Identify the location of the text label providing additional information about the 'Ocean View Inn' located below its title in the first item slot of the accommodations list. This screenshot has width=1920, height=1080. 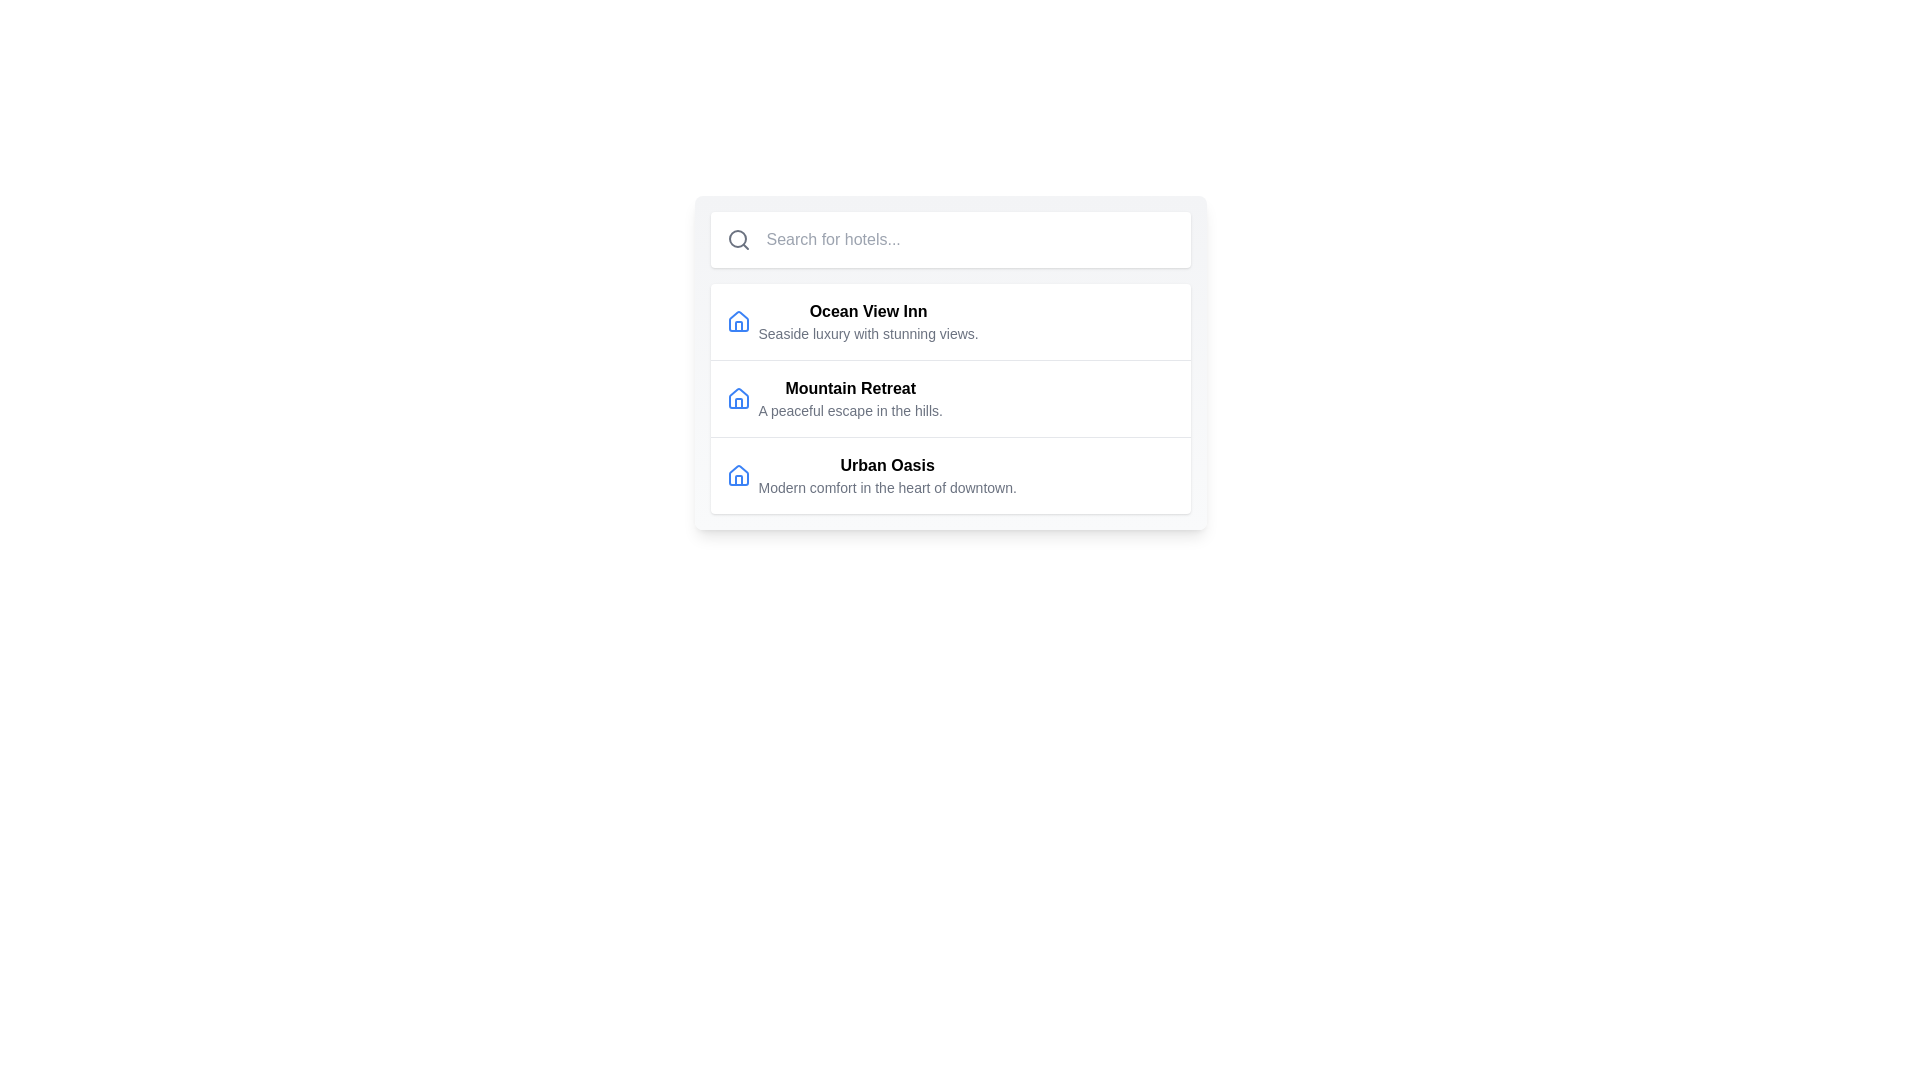
(868, 333).